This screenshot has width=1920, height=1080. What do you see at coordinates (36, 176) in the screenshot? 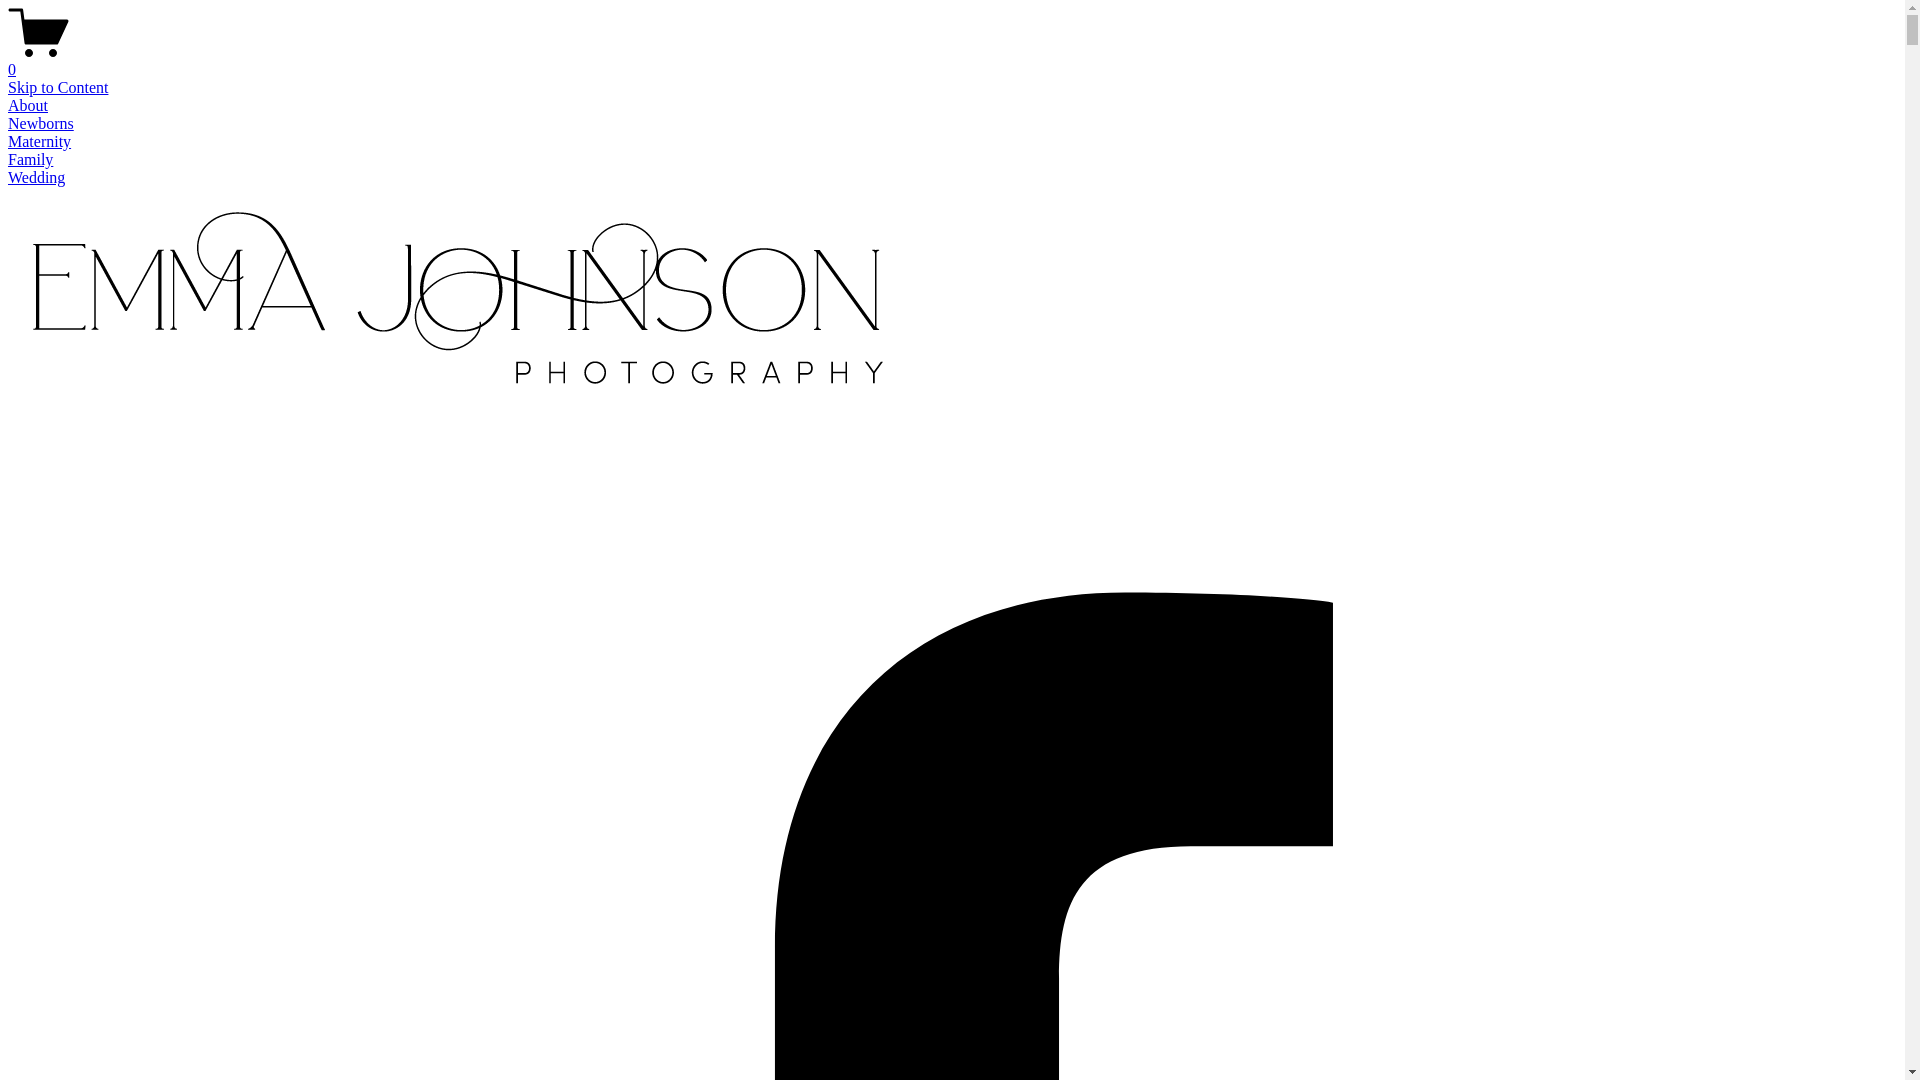
I see `'Wedding'` at bounding box center [36, 176].